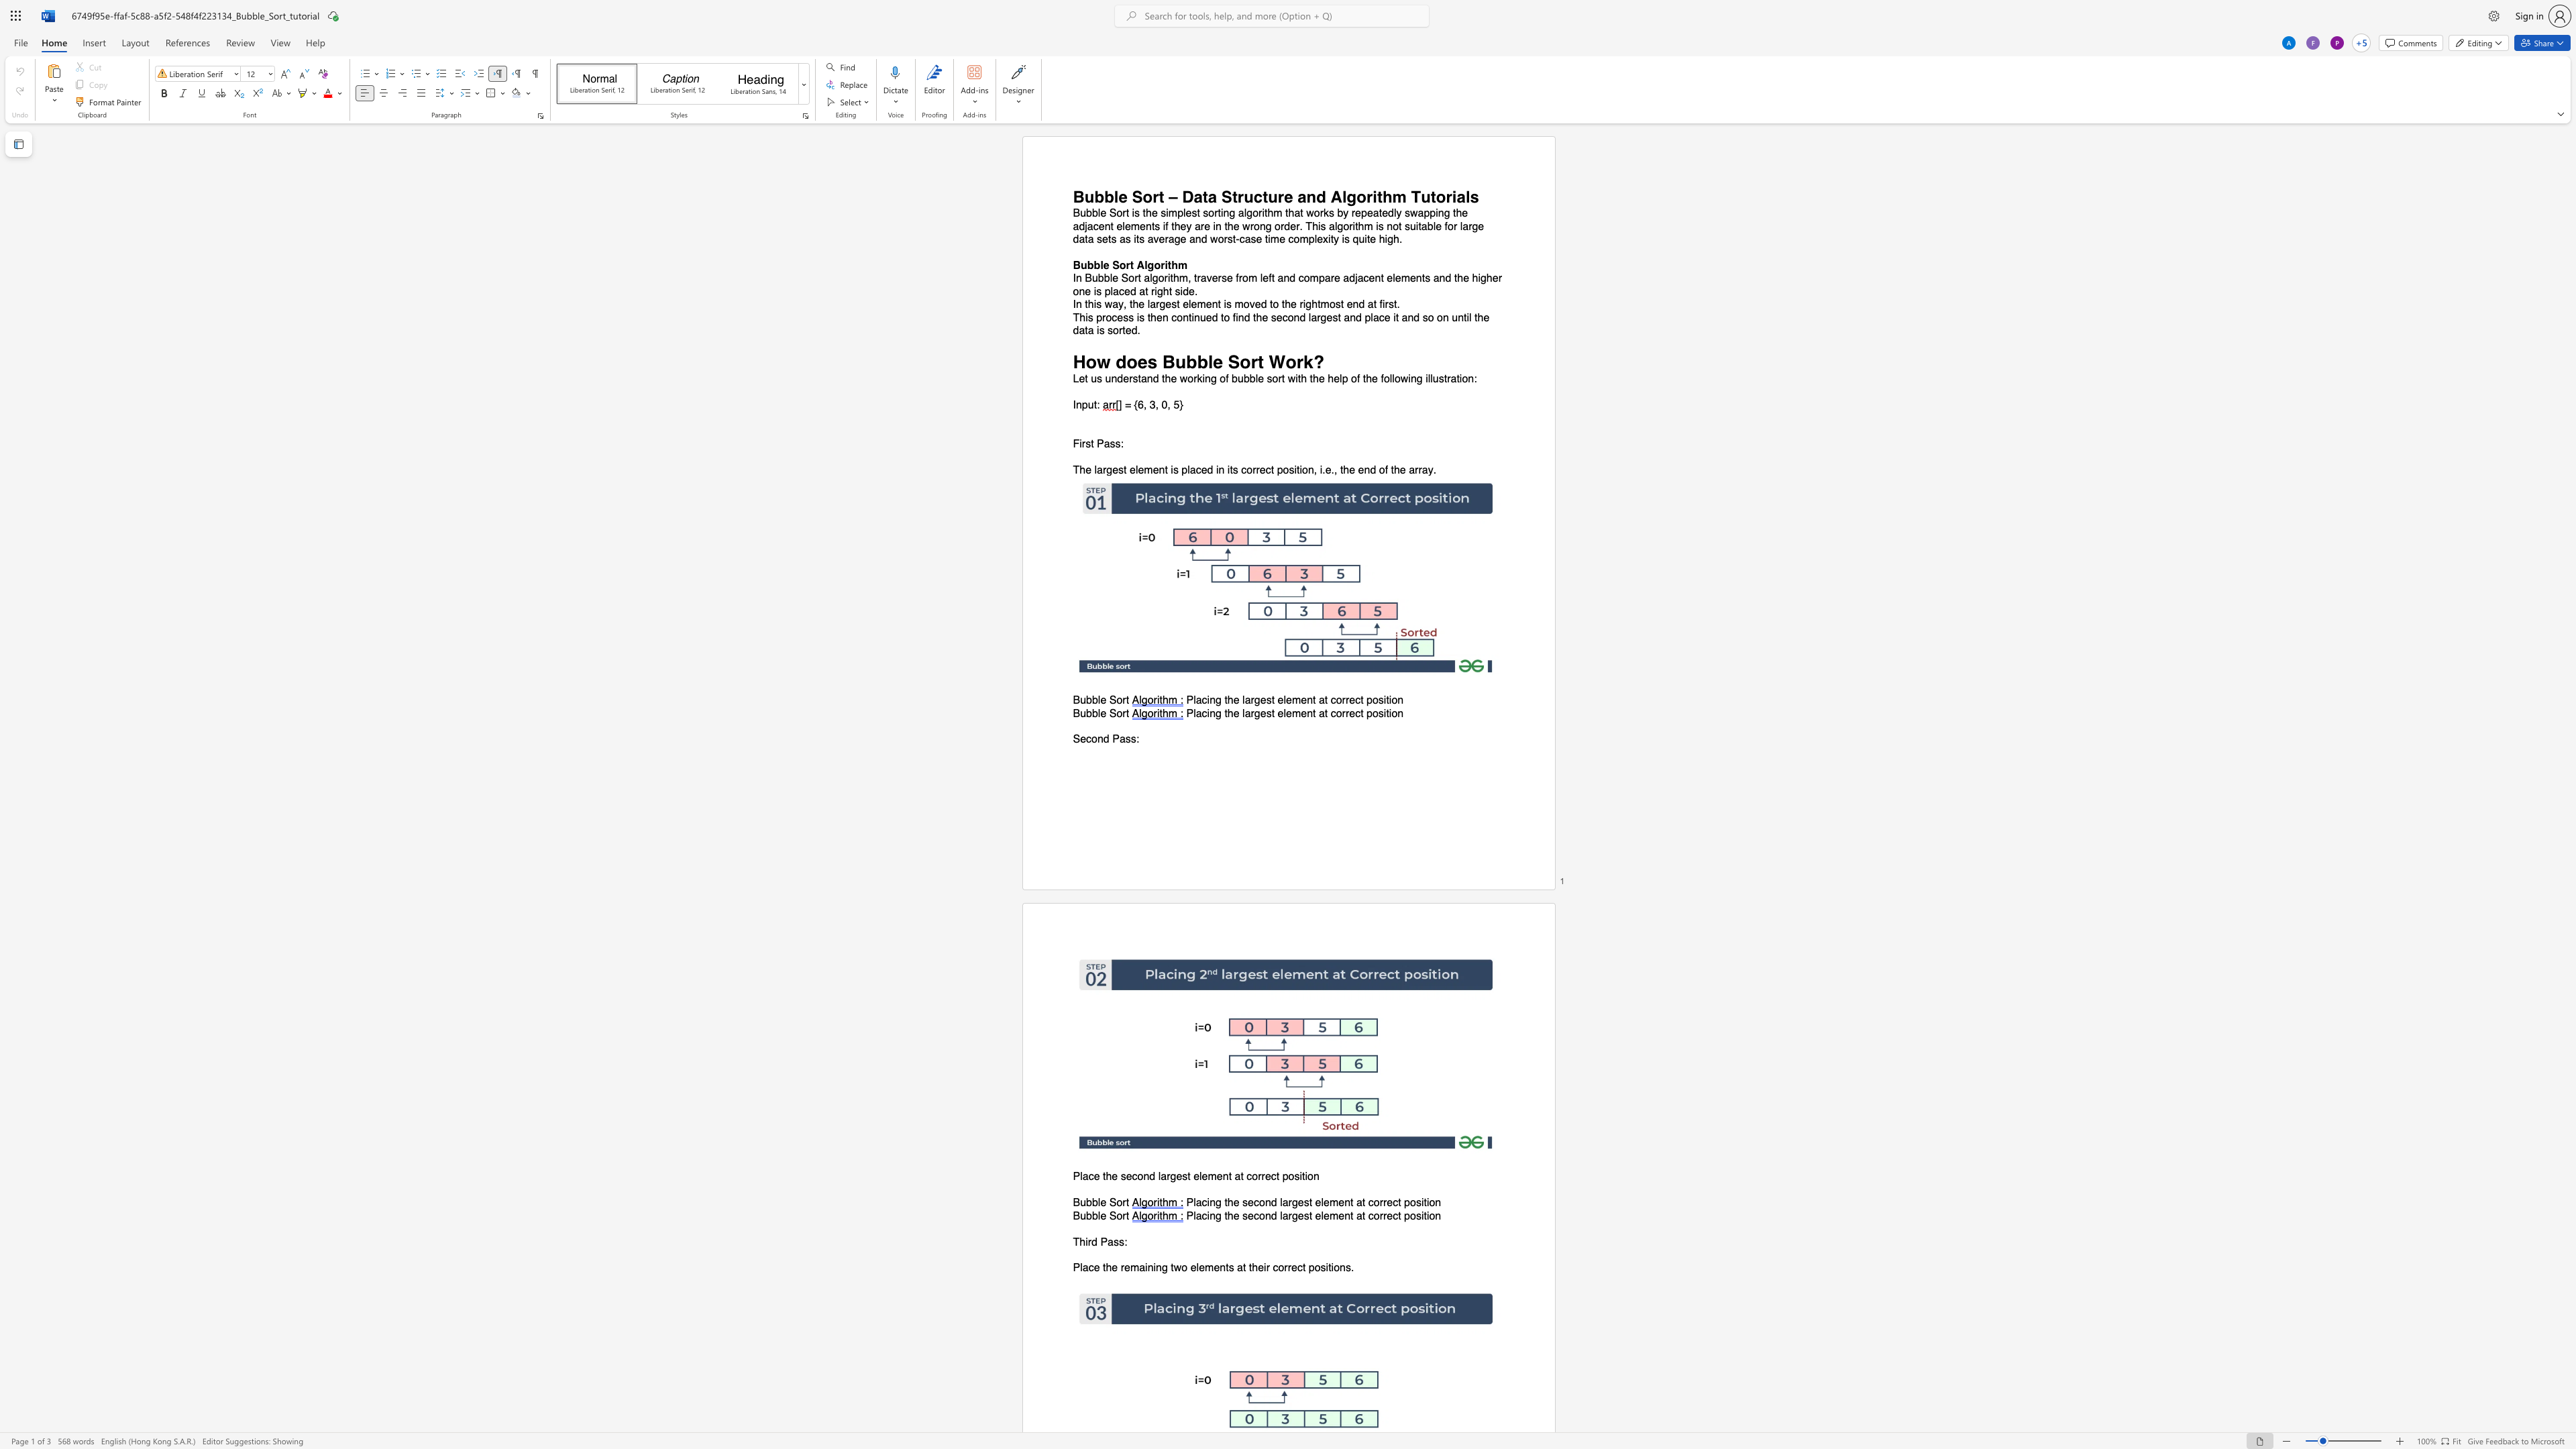  What do you see at coordinates (1118, 444) in the screenshot?
I see `the 3th character "s" in the text` at bounding box center [1118, 444].